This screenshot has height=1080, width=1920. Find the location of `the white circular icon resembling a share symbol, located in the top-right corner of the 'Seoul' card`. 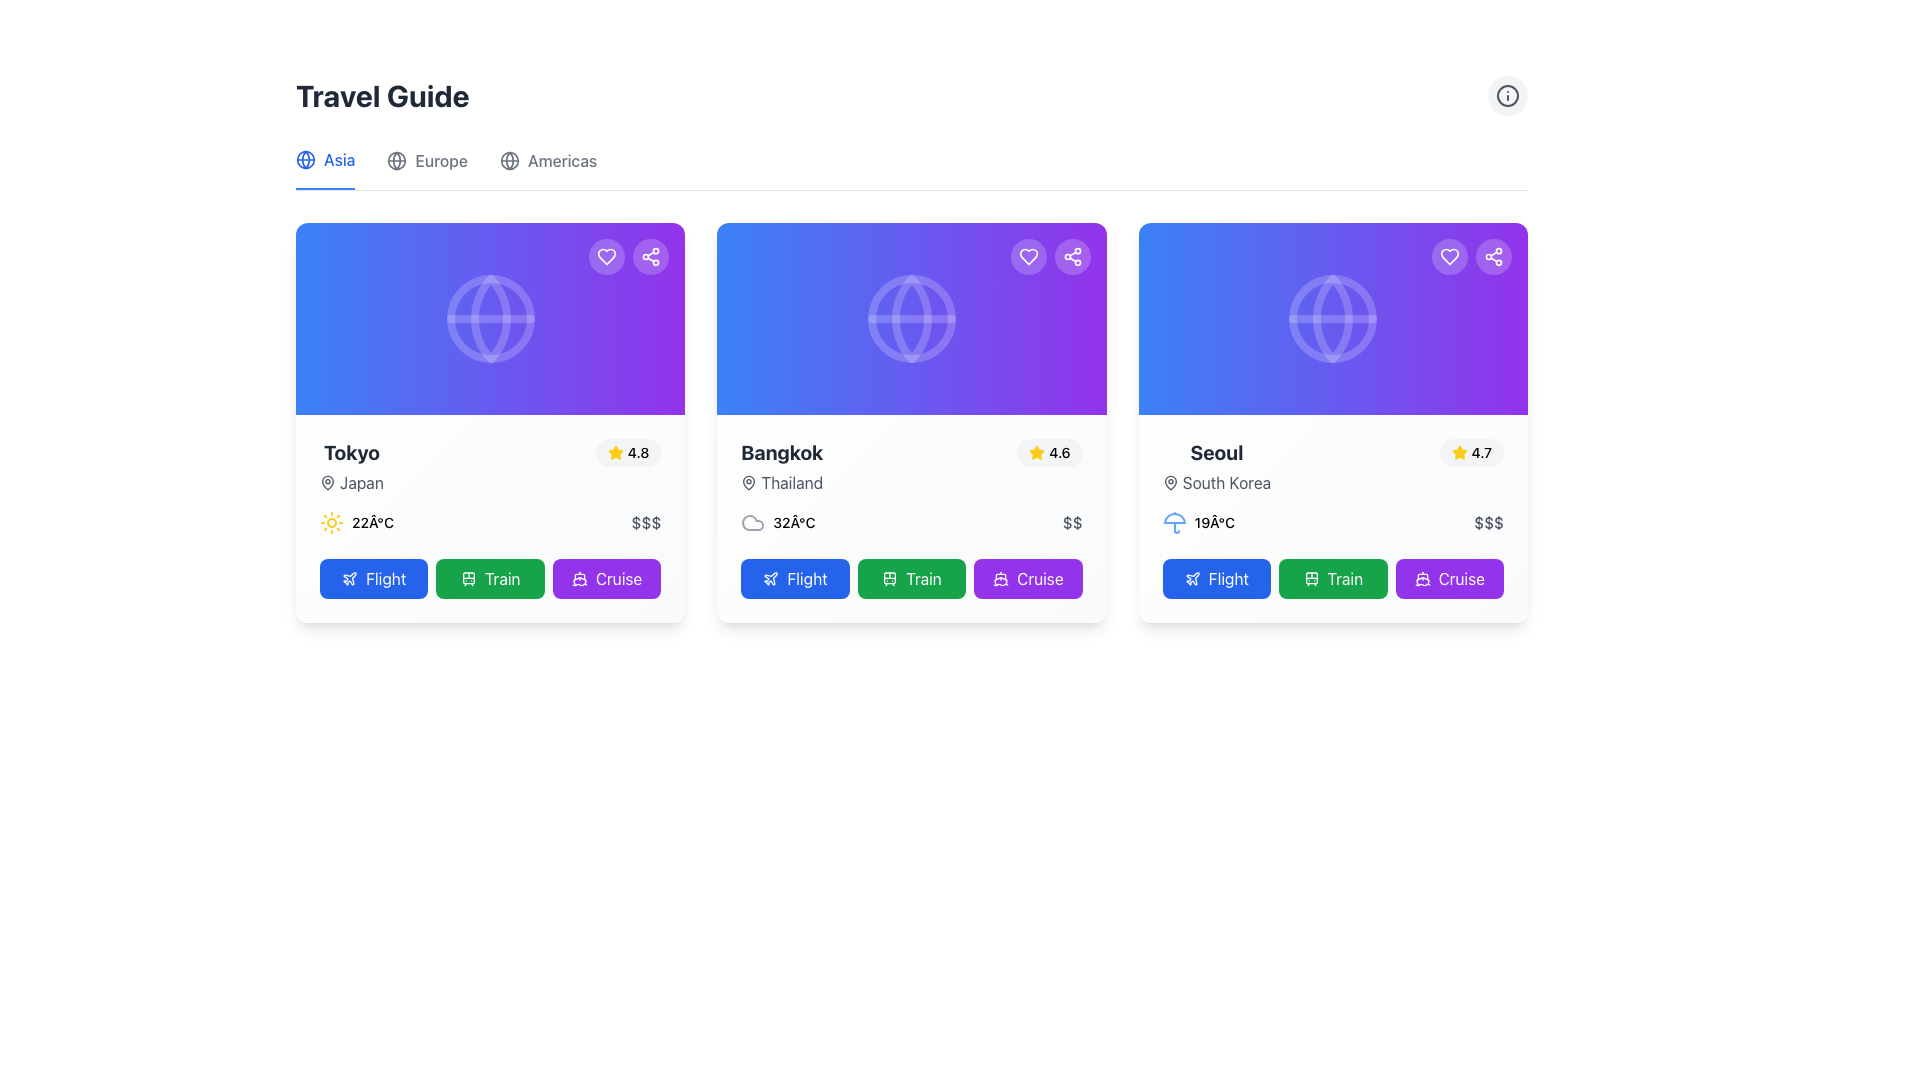

the white circular icon resembling a share symbol, located in the top-right corner of the 'Seoul' card is located at coordinates (1493, 256).